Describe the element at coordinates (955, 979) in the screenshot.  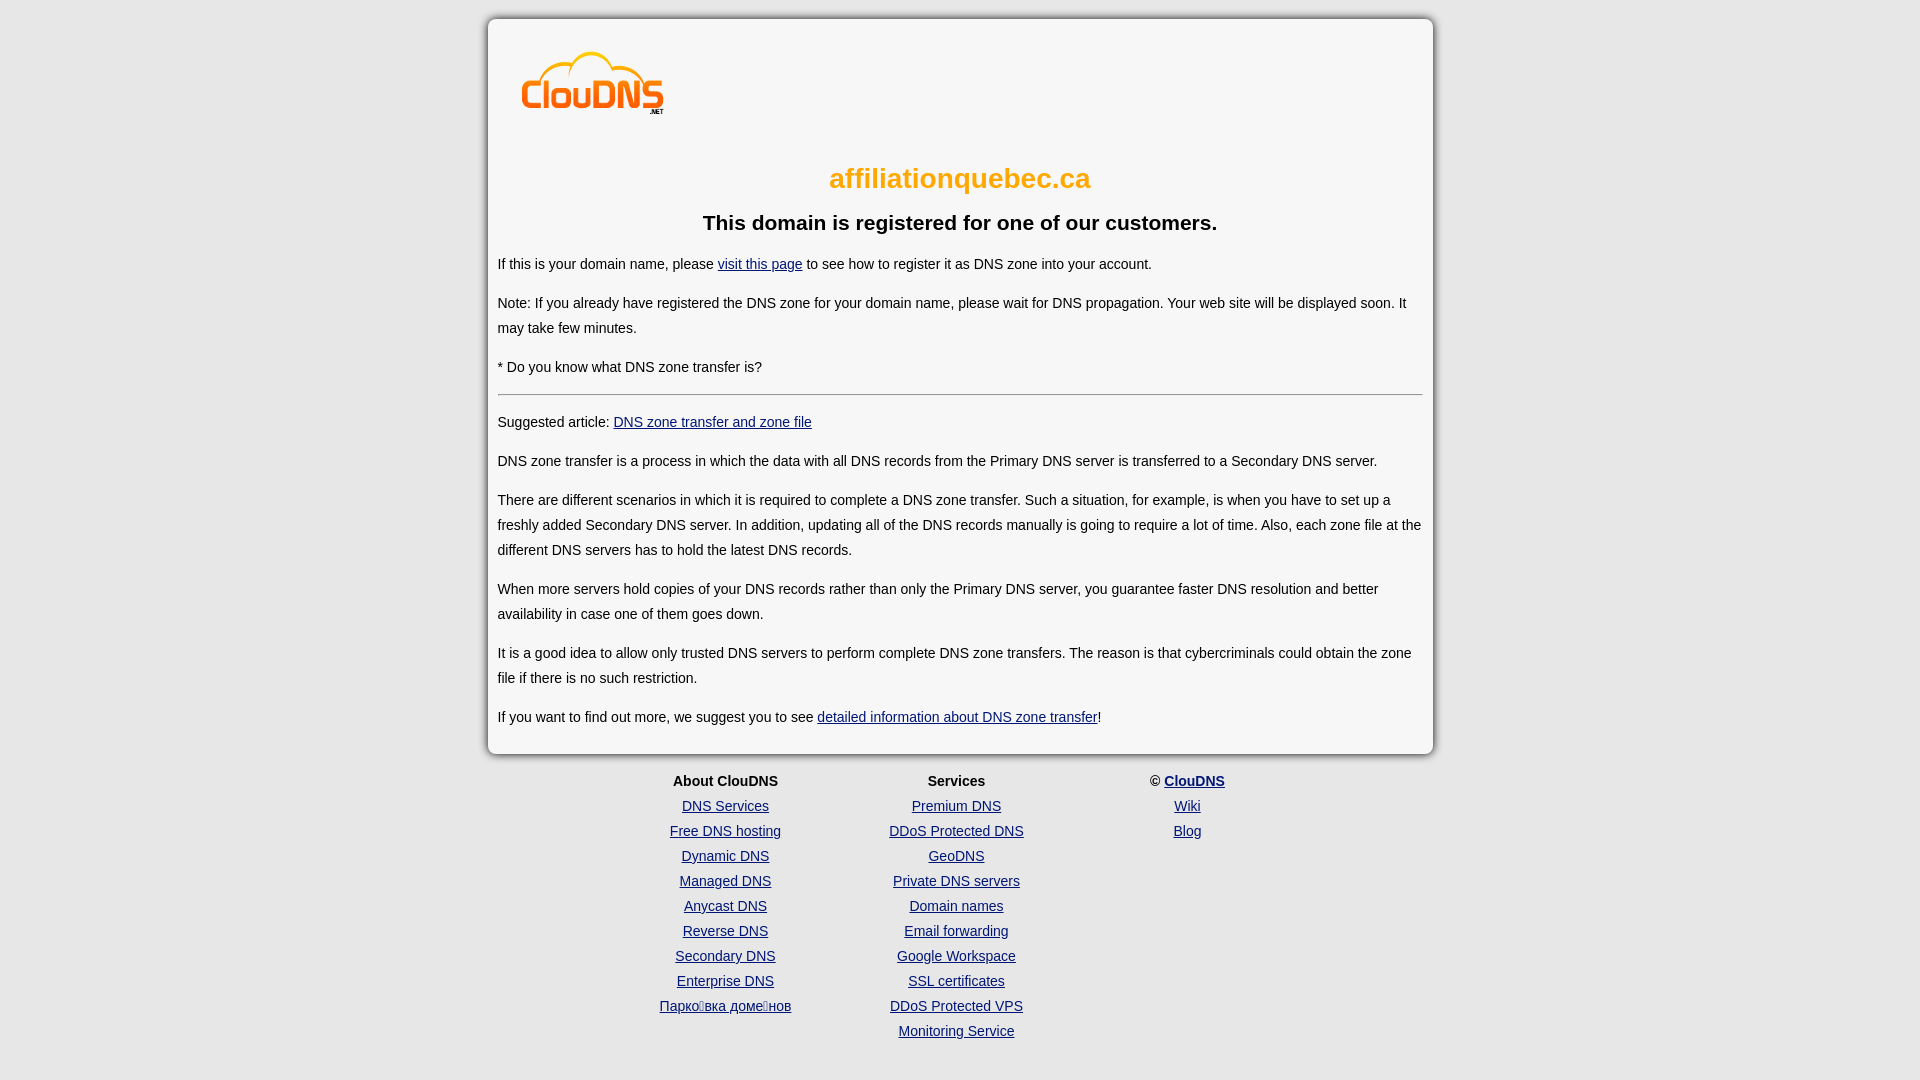
I see `'SSL certificates'` at that location.